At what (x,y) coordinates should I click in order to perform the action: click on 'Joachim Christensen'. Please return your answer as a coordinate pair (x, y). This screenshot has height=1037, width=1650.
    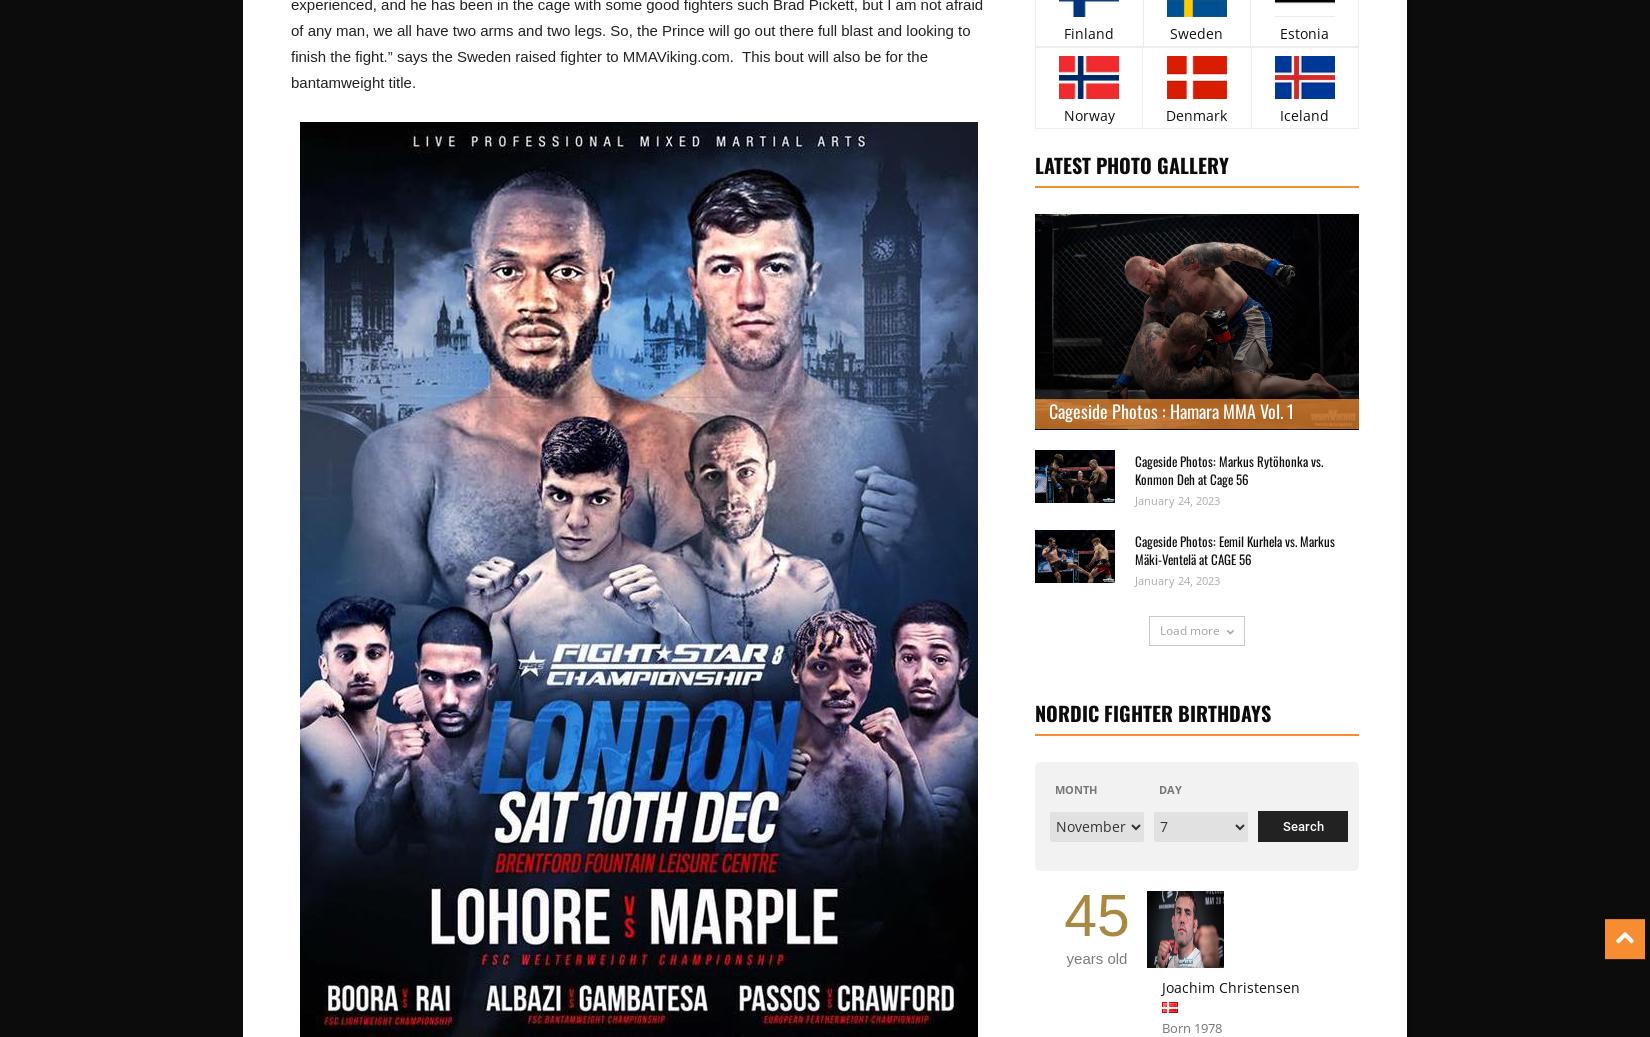
    Looking at the image, I should click on (1161, 986).